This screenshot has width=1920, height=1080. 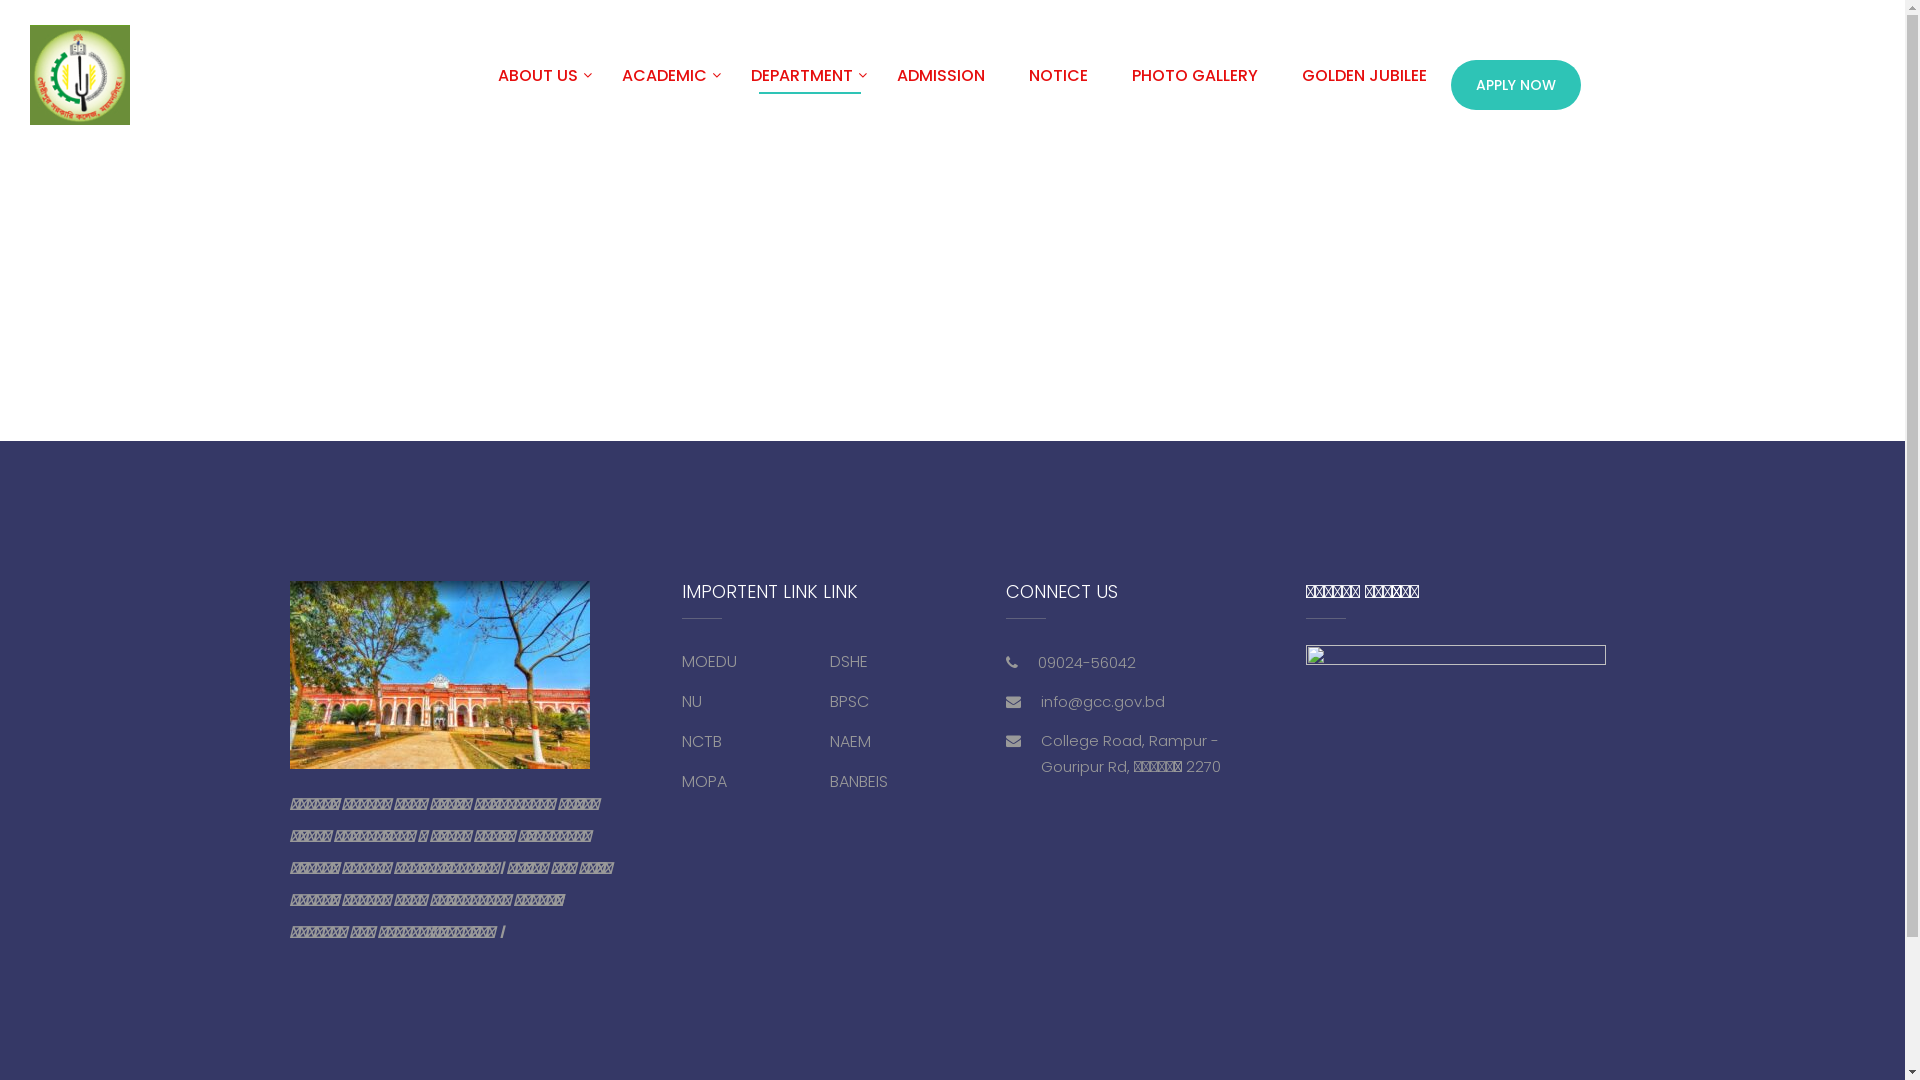 What do you see at coordinates (704, 780) in the screenshot?
I see `'MOPA'` at bounding box center [704, 780].